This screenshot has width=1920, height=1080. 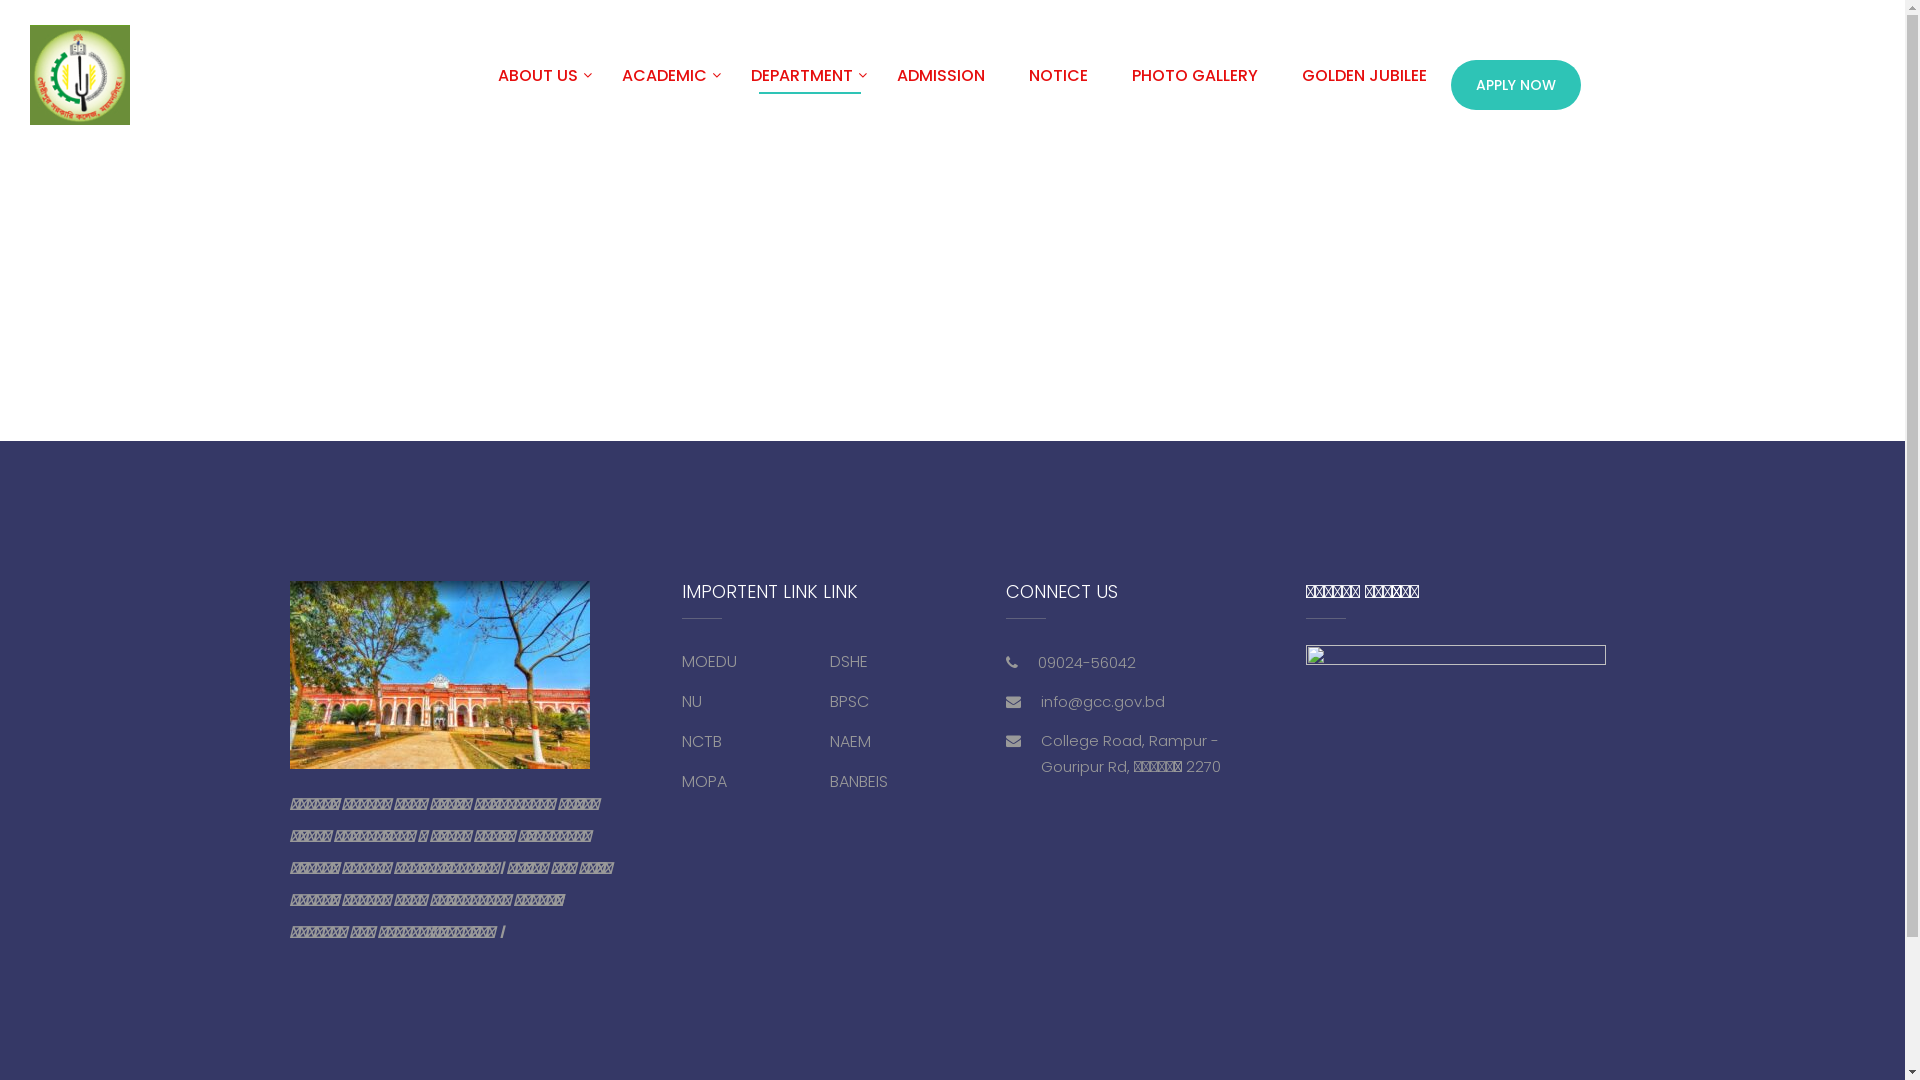 What do you see at coordinates (704, 780) in the screenshot?
I see `'MOPA'` at bounding box center [704, 780].